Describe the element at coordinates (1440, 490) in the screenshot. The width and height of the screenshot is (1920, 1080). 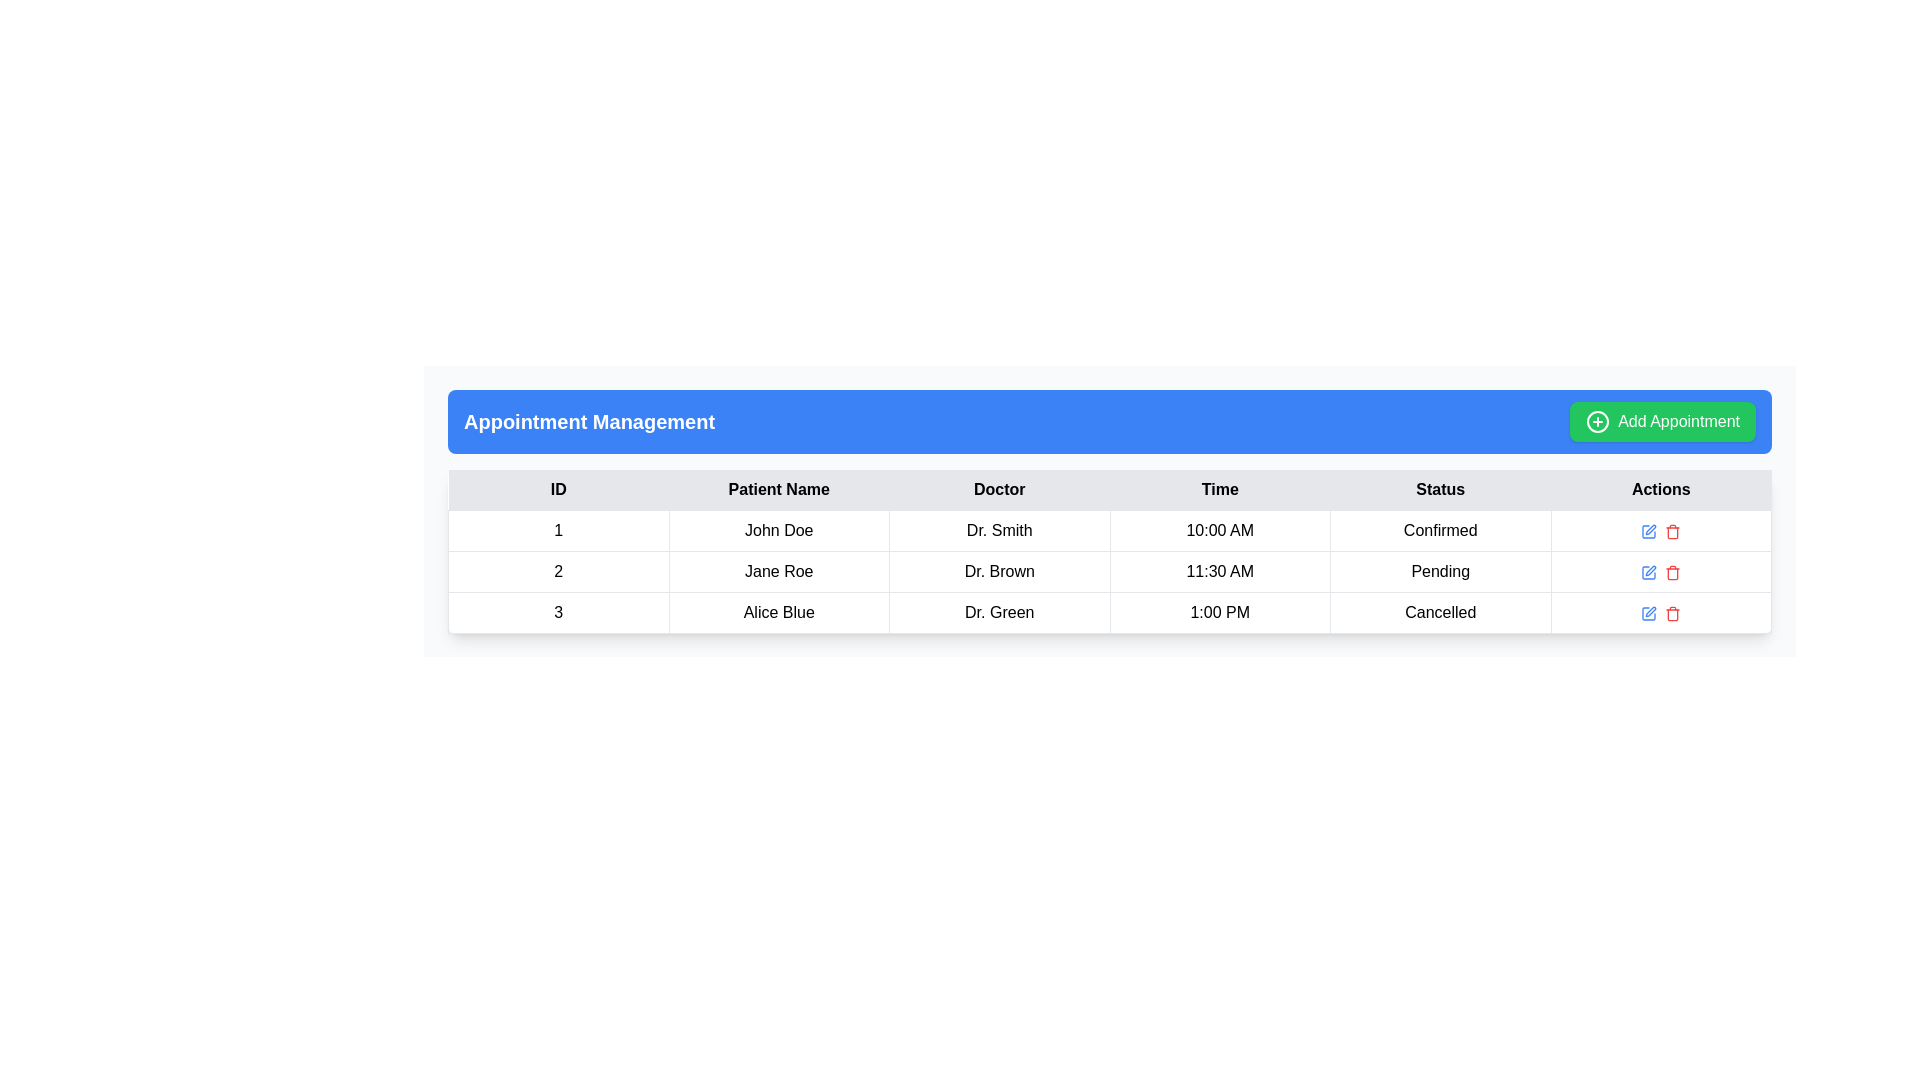
I see `the 'Status' text label, which is a bold, black text element centered within a light gray background, located in the header row of a table` at that location.